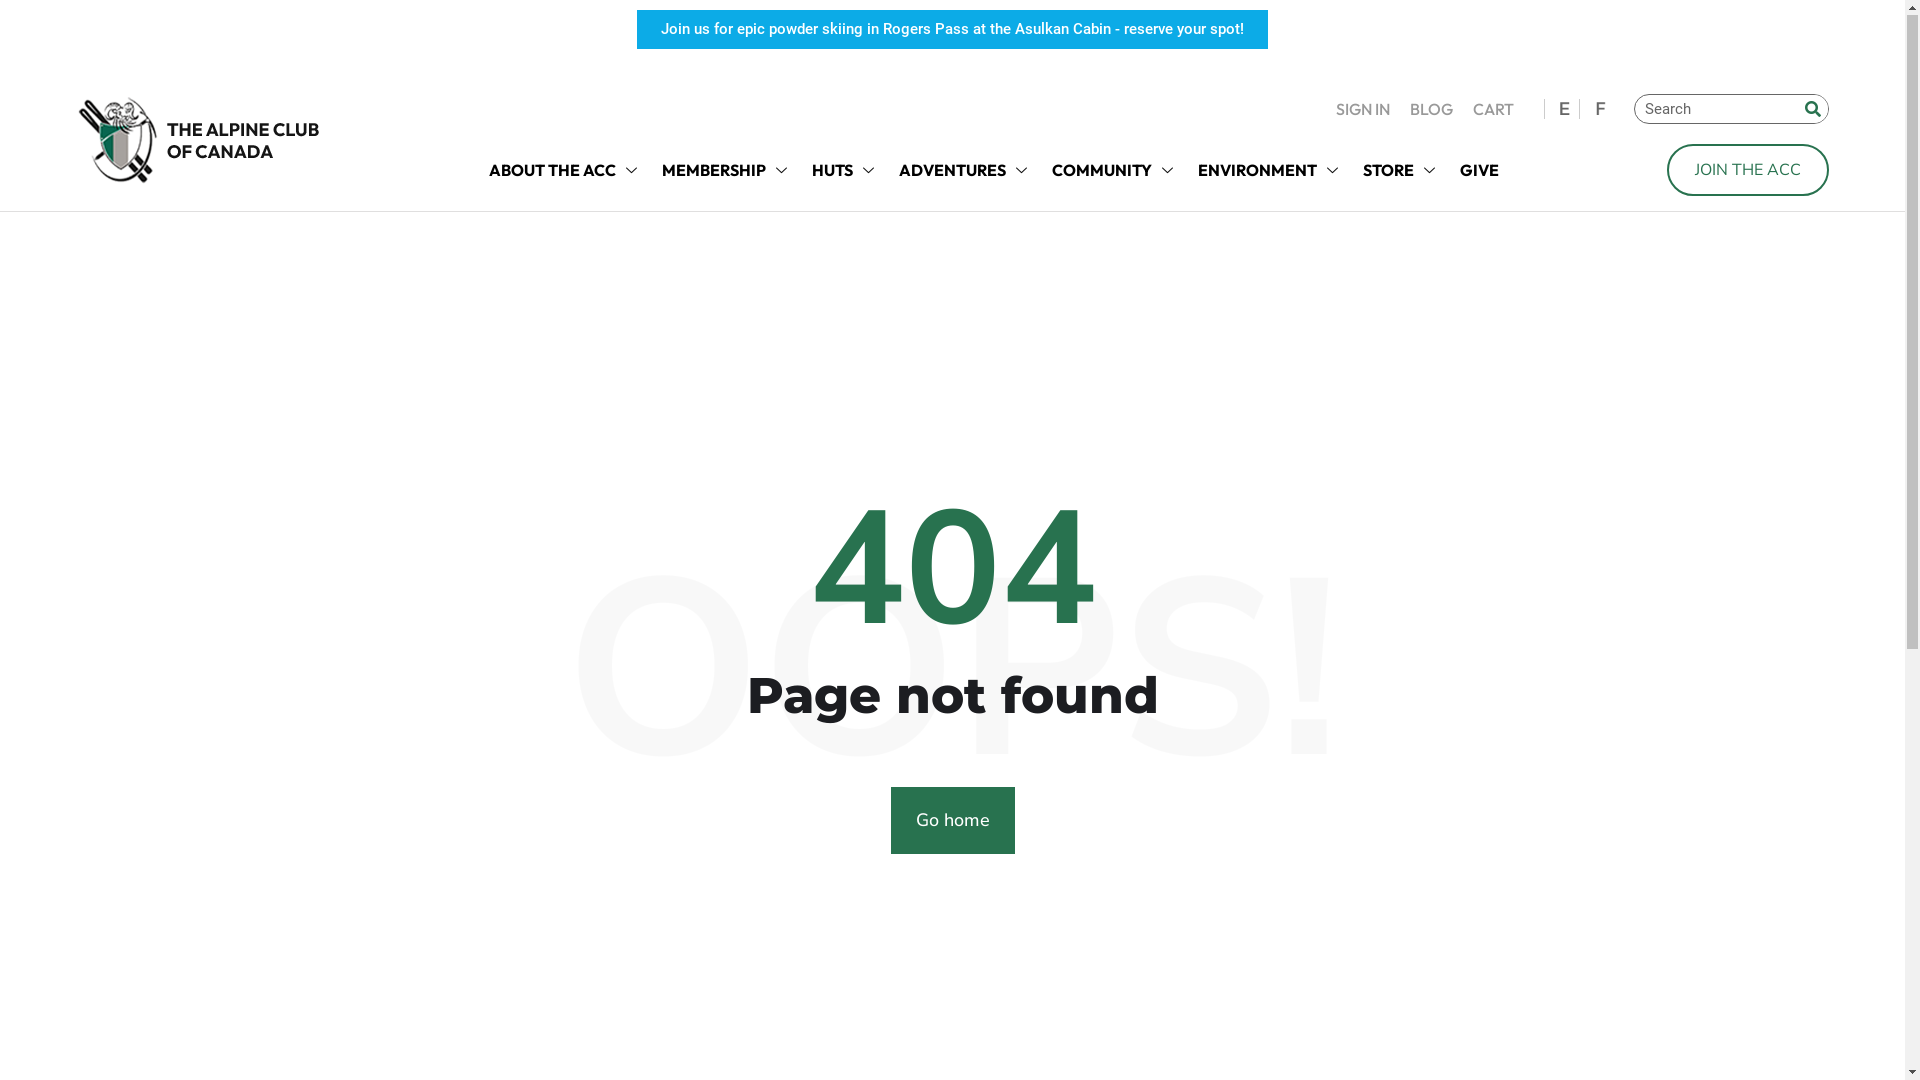  What do you see at coordinates (964, 170) in the screenshot?
I see `'ADVENTURES'` at bounding box center [964, 170].